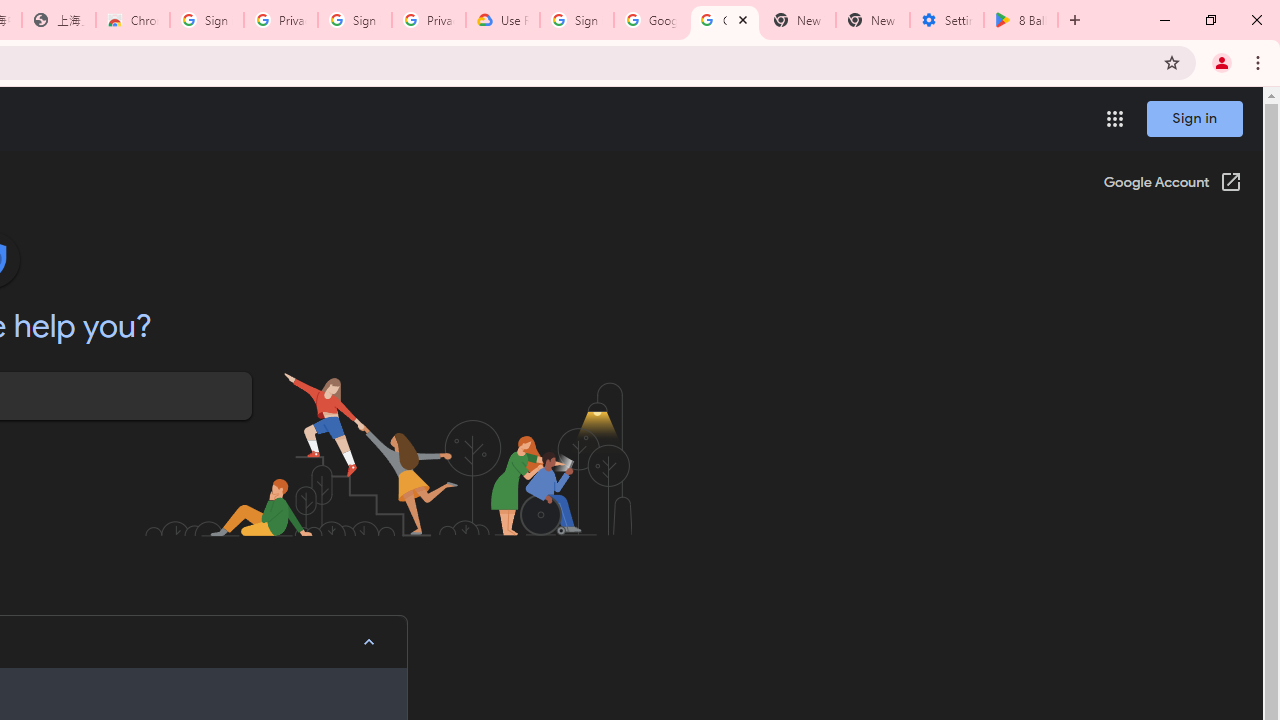 The height and width of the screenshot is (720, 1280). What do you see at coordinates (946, 20) in the screenshot?
I see `'Settings - System'` at bounding box center [946, 20].